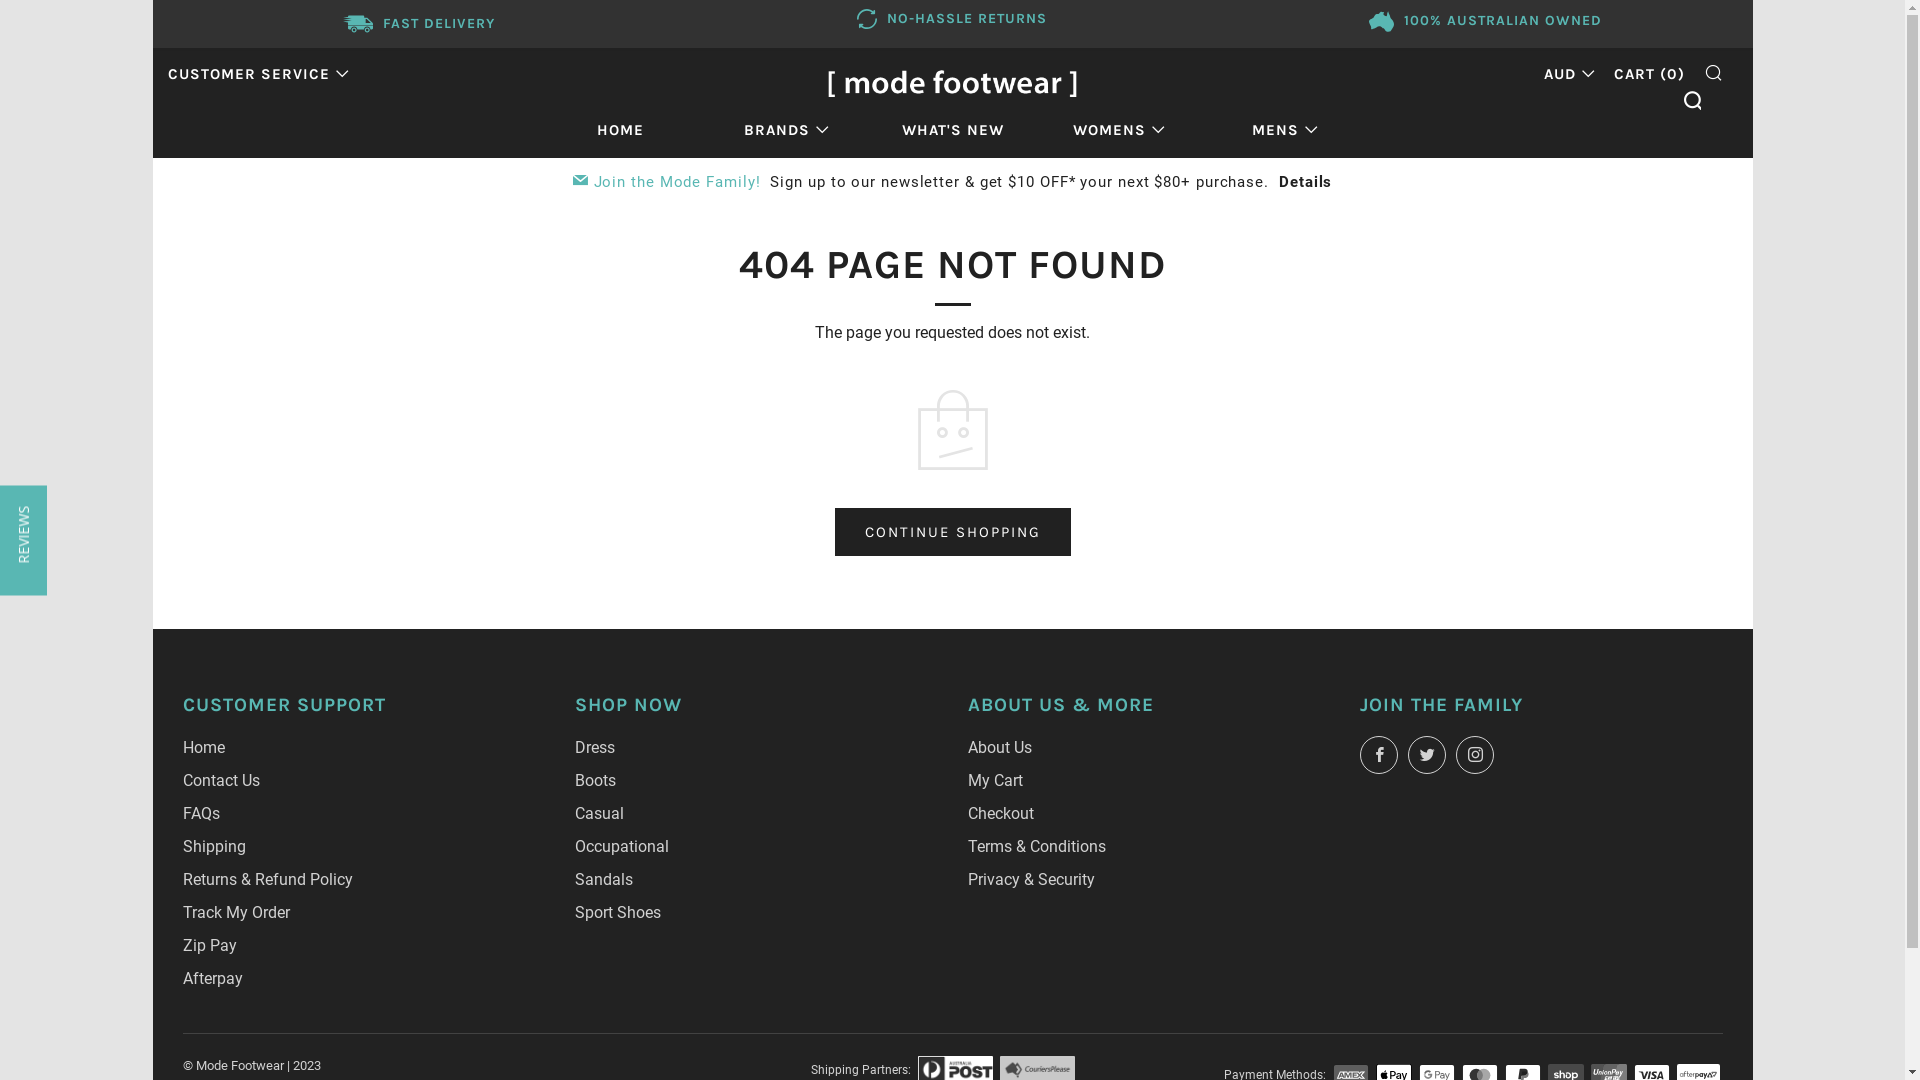 This screenshot has height=1080, width=1920. I want to click on 'Facebook', so click(1377, 755).